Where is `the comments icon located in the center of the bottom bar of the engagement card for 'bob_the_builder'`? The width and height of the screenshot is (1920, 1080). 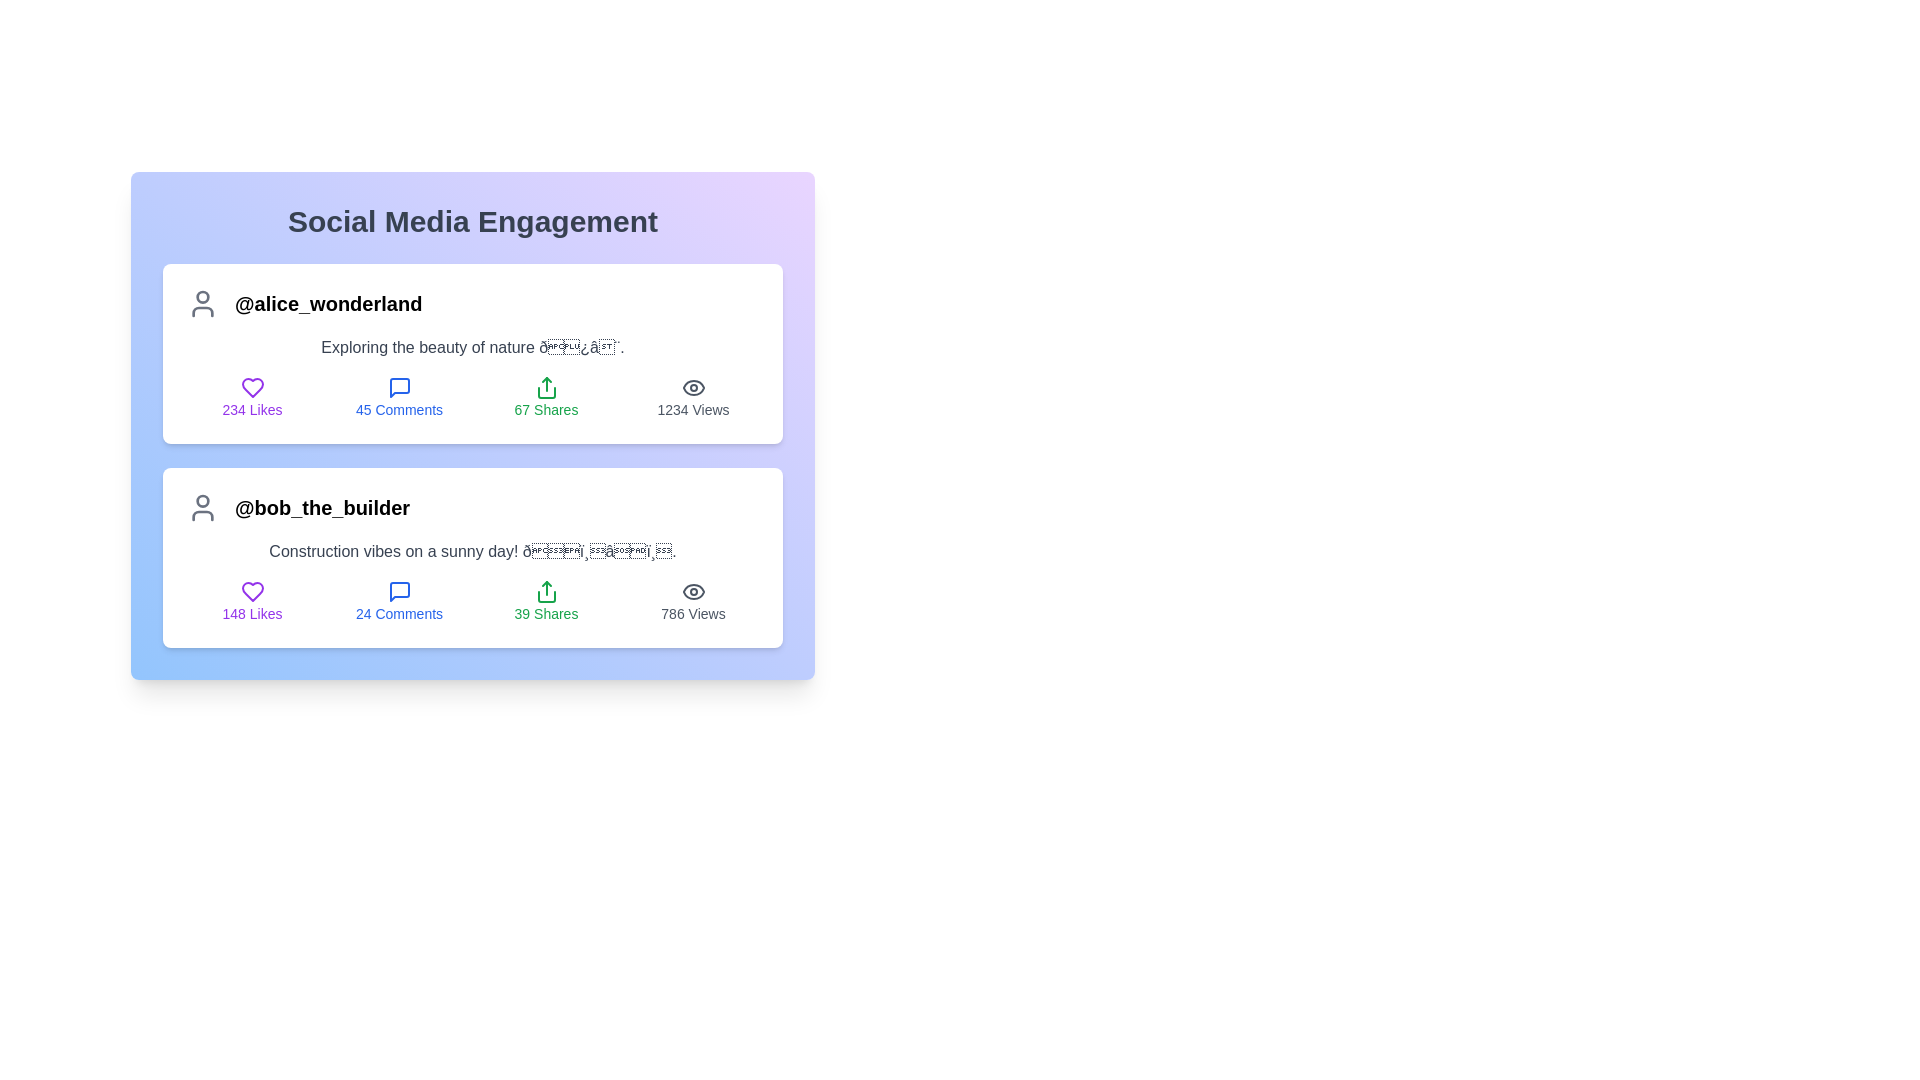
the comments icon located in the center of the bottom bar of the engagement card for 'bob_the_builder' is located at coordinates (399, 590).